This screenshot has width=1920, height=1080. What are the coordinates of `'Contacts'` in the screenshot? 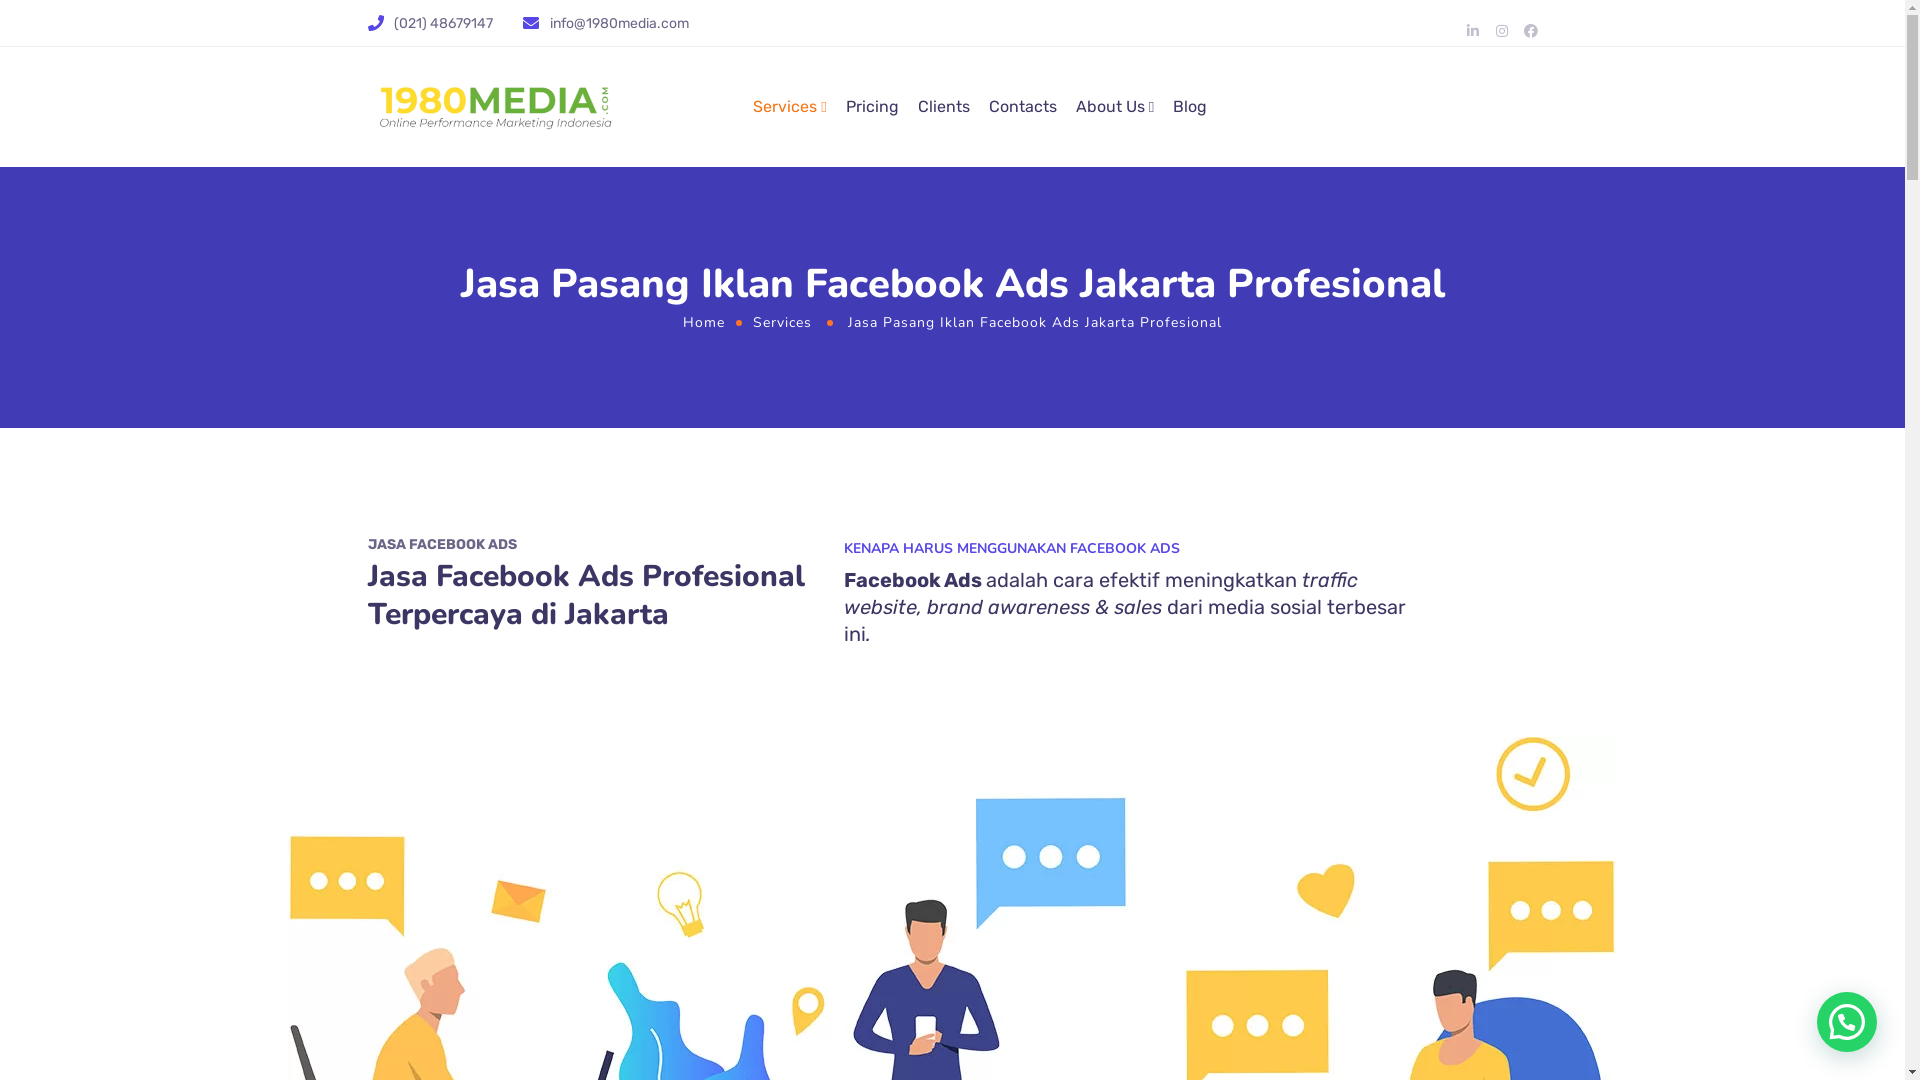 It's located at (1022, 107).